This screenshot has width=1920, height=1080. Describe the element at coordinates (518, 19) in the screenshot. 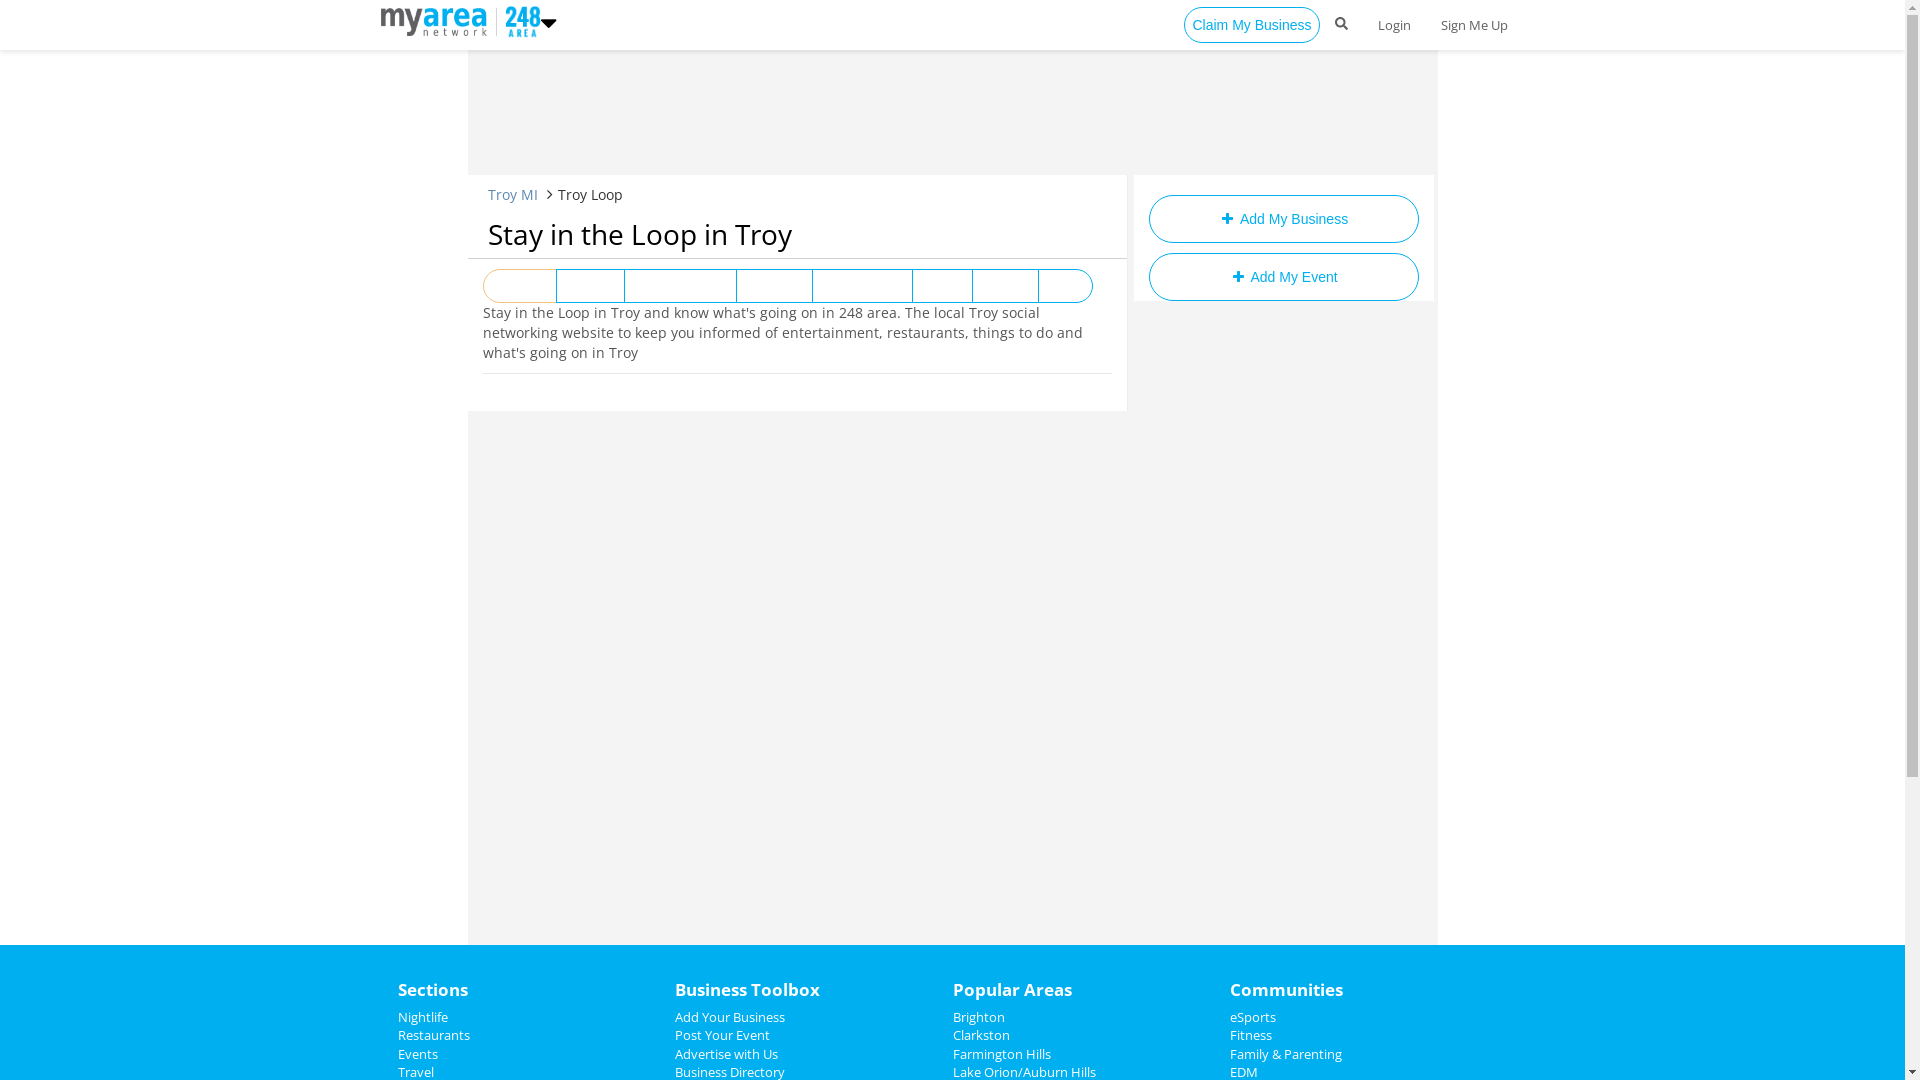

I see `'https://www.248area.com'` at that location.